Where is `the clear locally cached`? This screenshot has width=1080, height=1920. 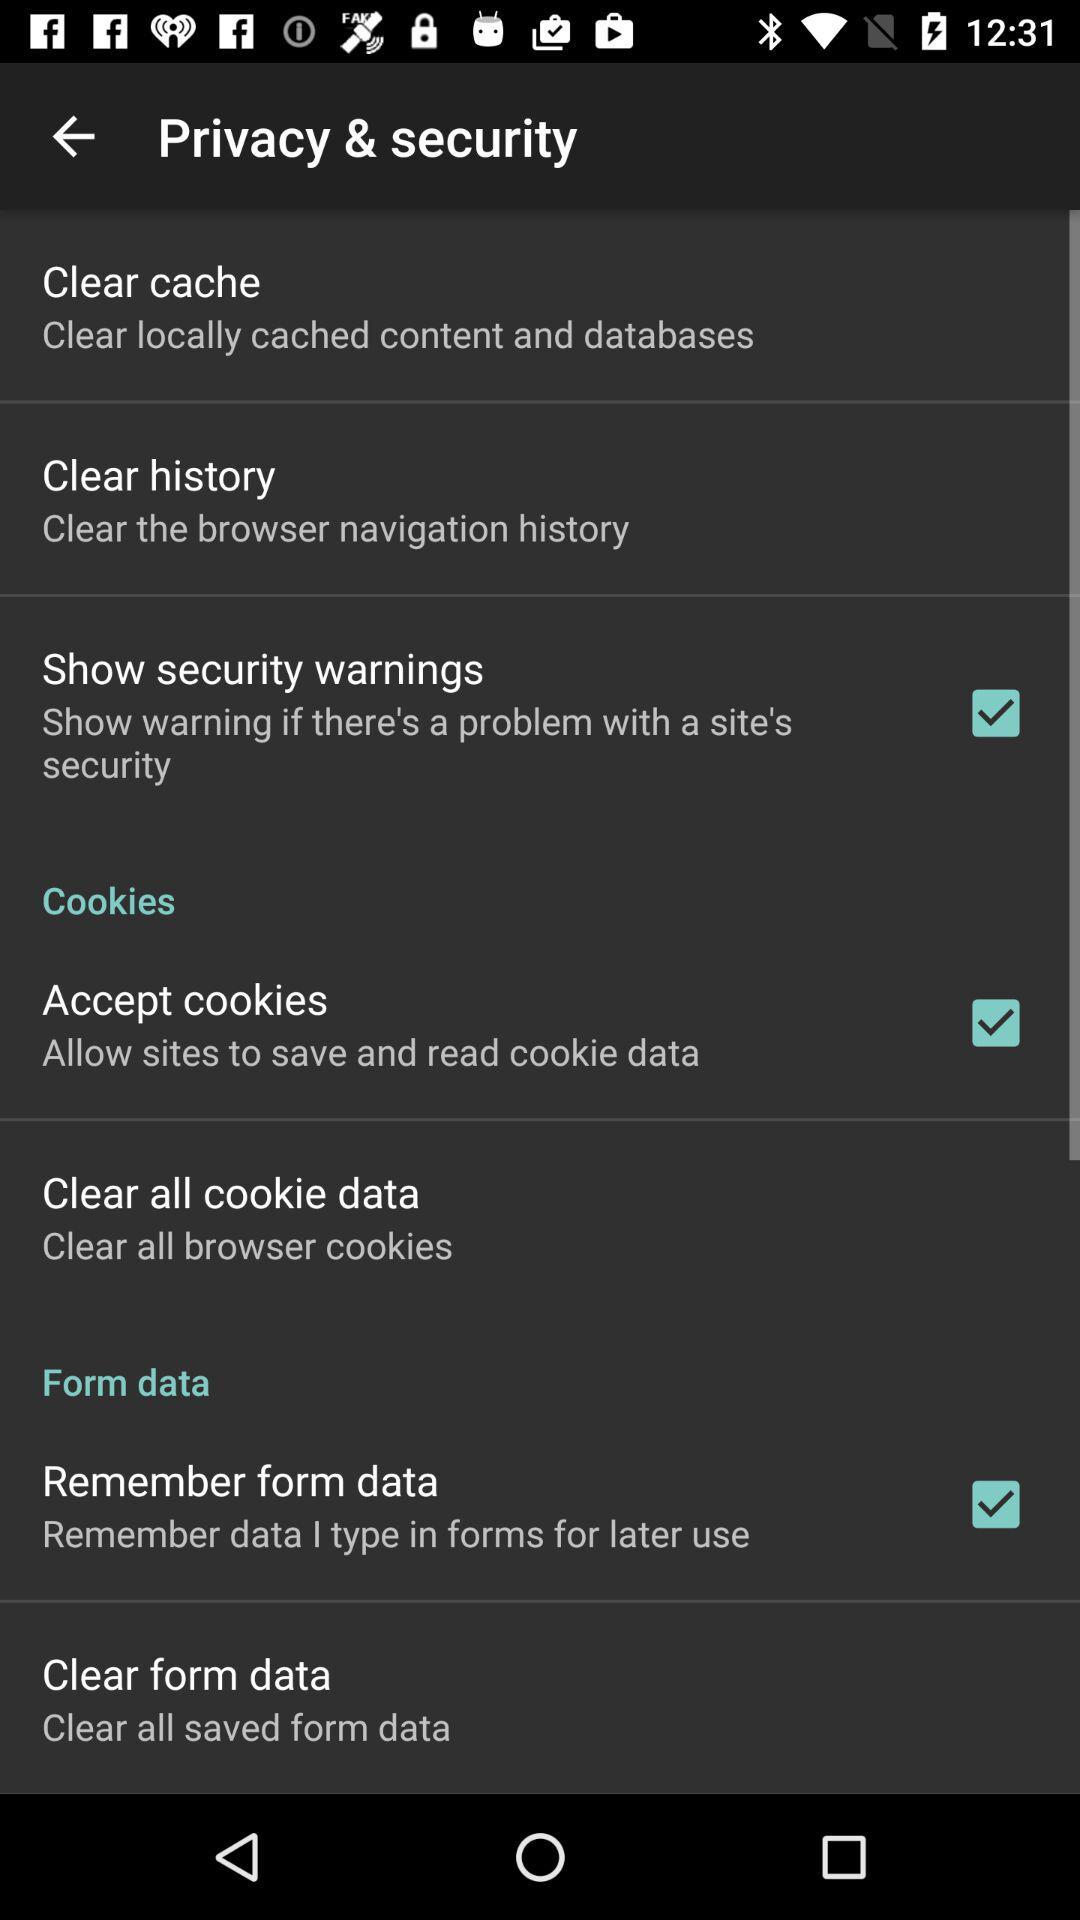 the clear locally cached is located at coordinates (398, 333).